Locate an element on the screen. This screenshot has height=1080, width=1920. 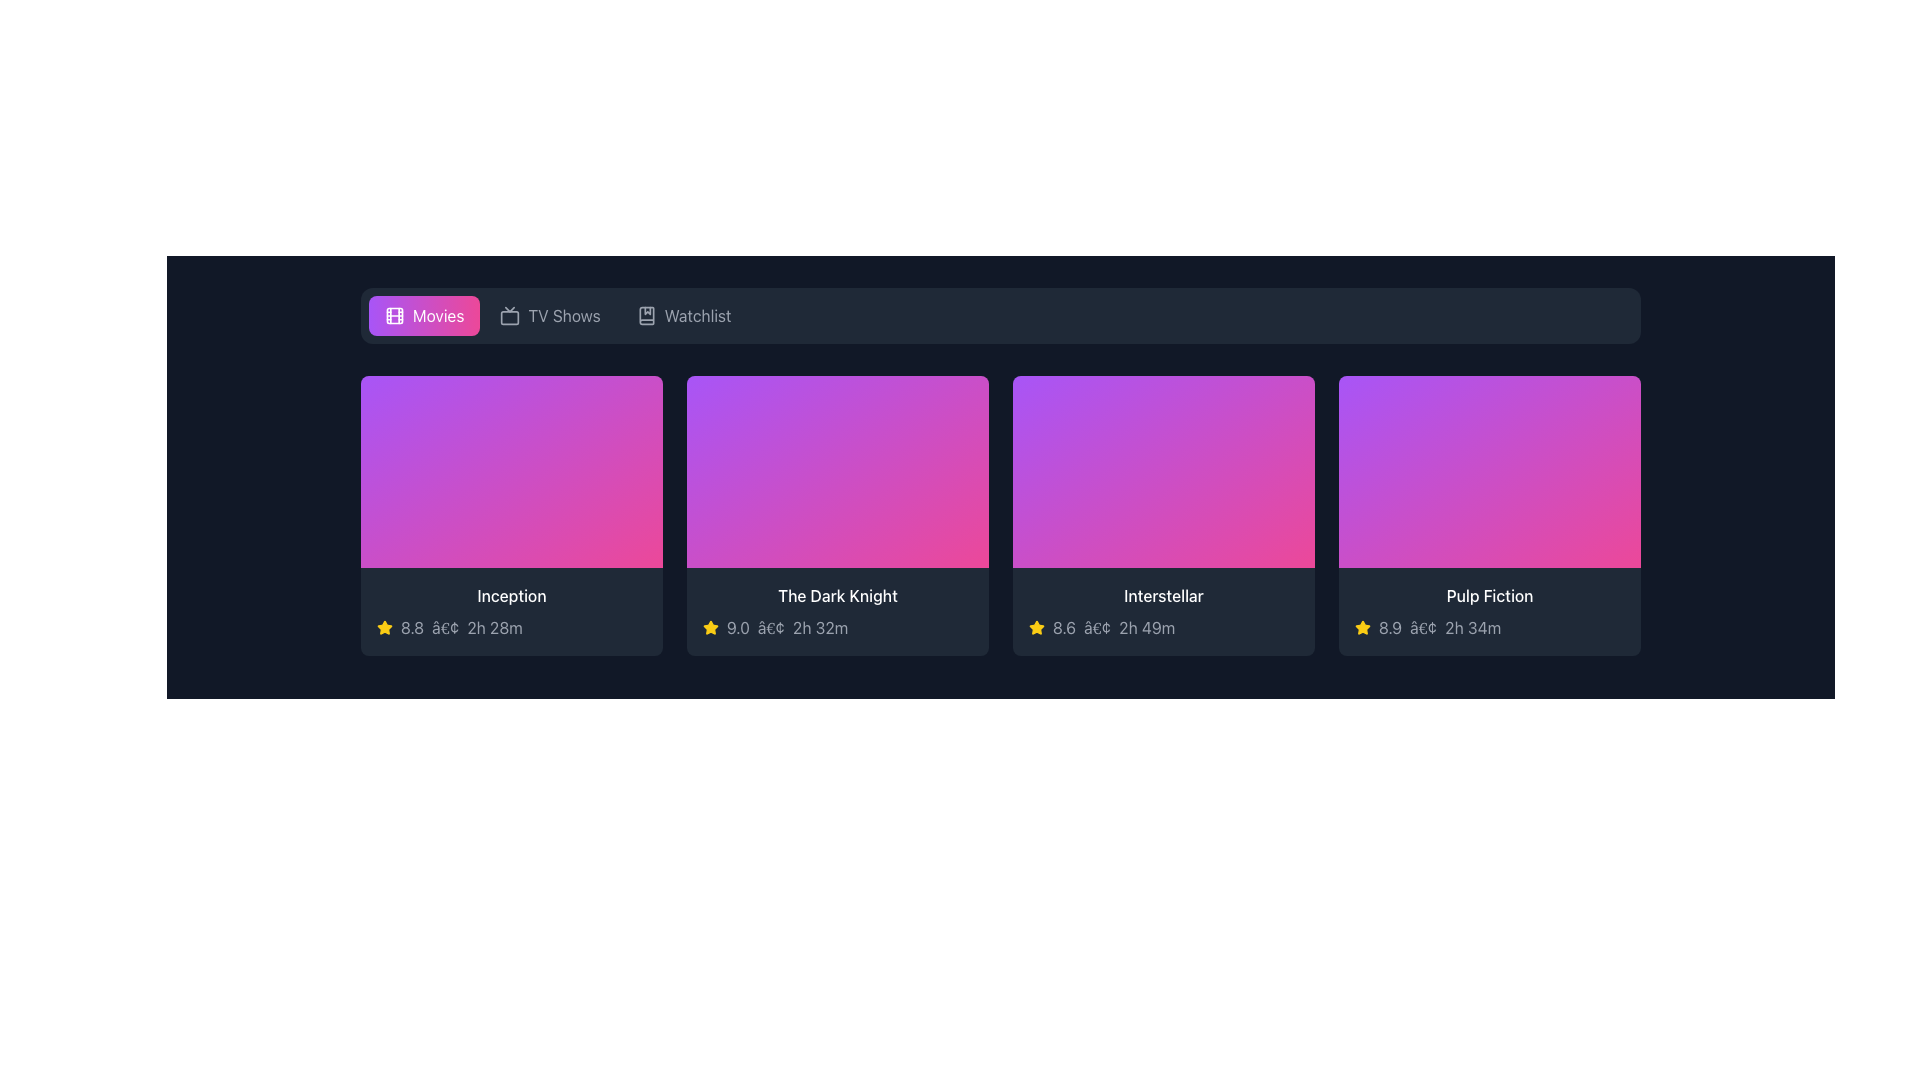
the movie card representing a movie in the listing interface, located in the third position between 'The Dark Knight' and 'Pulp Fiction' is located at coordinates (1163, 515).